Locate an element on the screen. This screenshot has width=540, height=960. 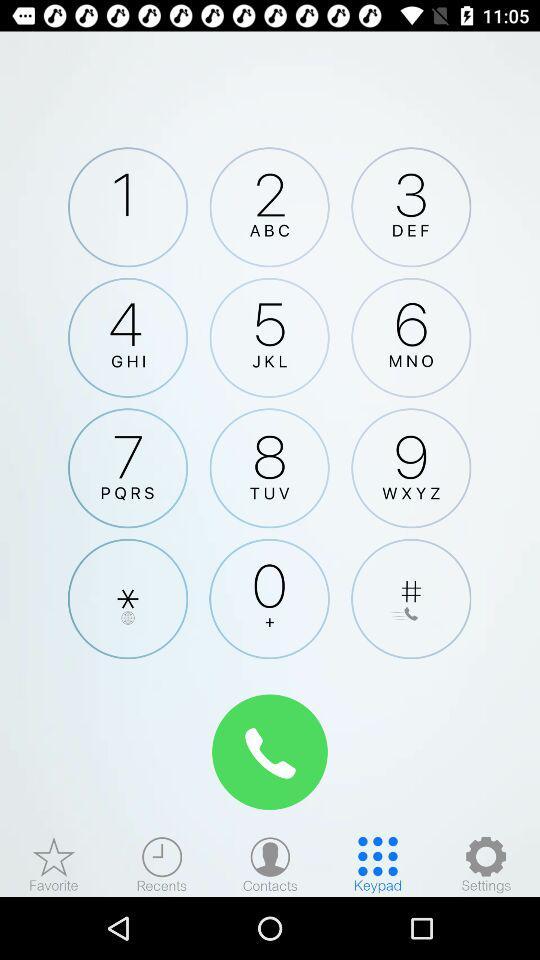
settings is located at coordinates (485, 863).